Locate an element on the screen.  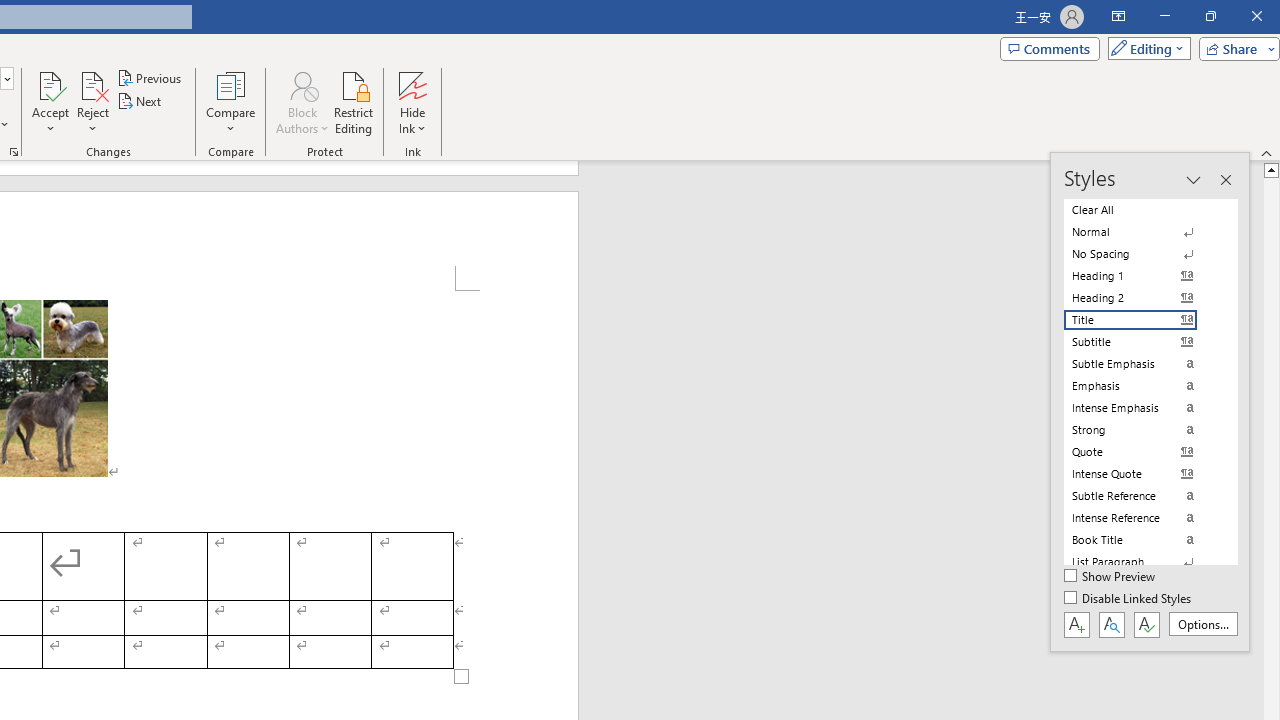
'Line up' is located at coordinates (1270, 168).